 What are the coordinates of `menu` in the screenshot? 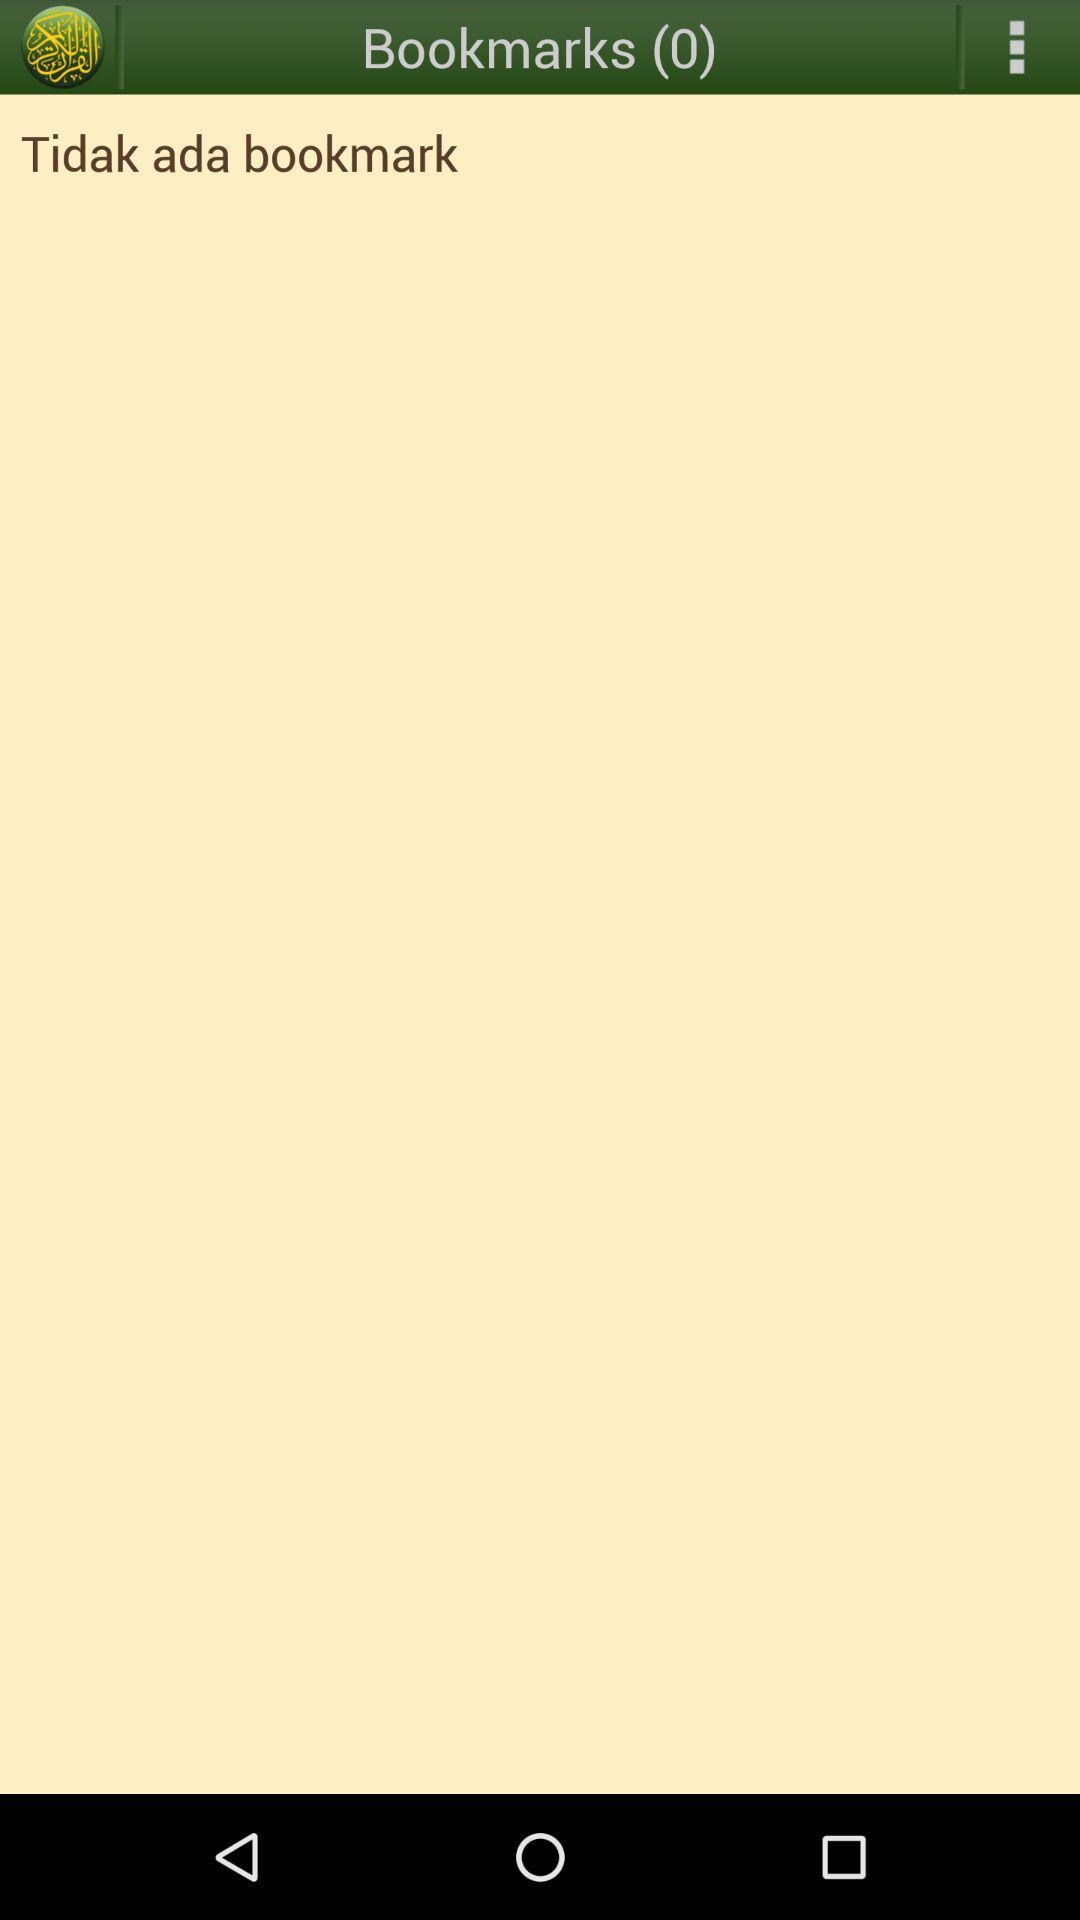 It's located at (61, 47).